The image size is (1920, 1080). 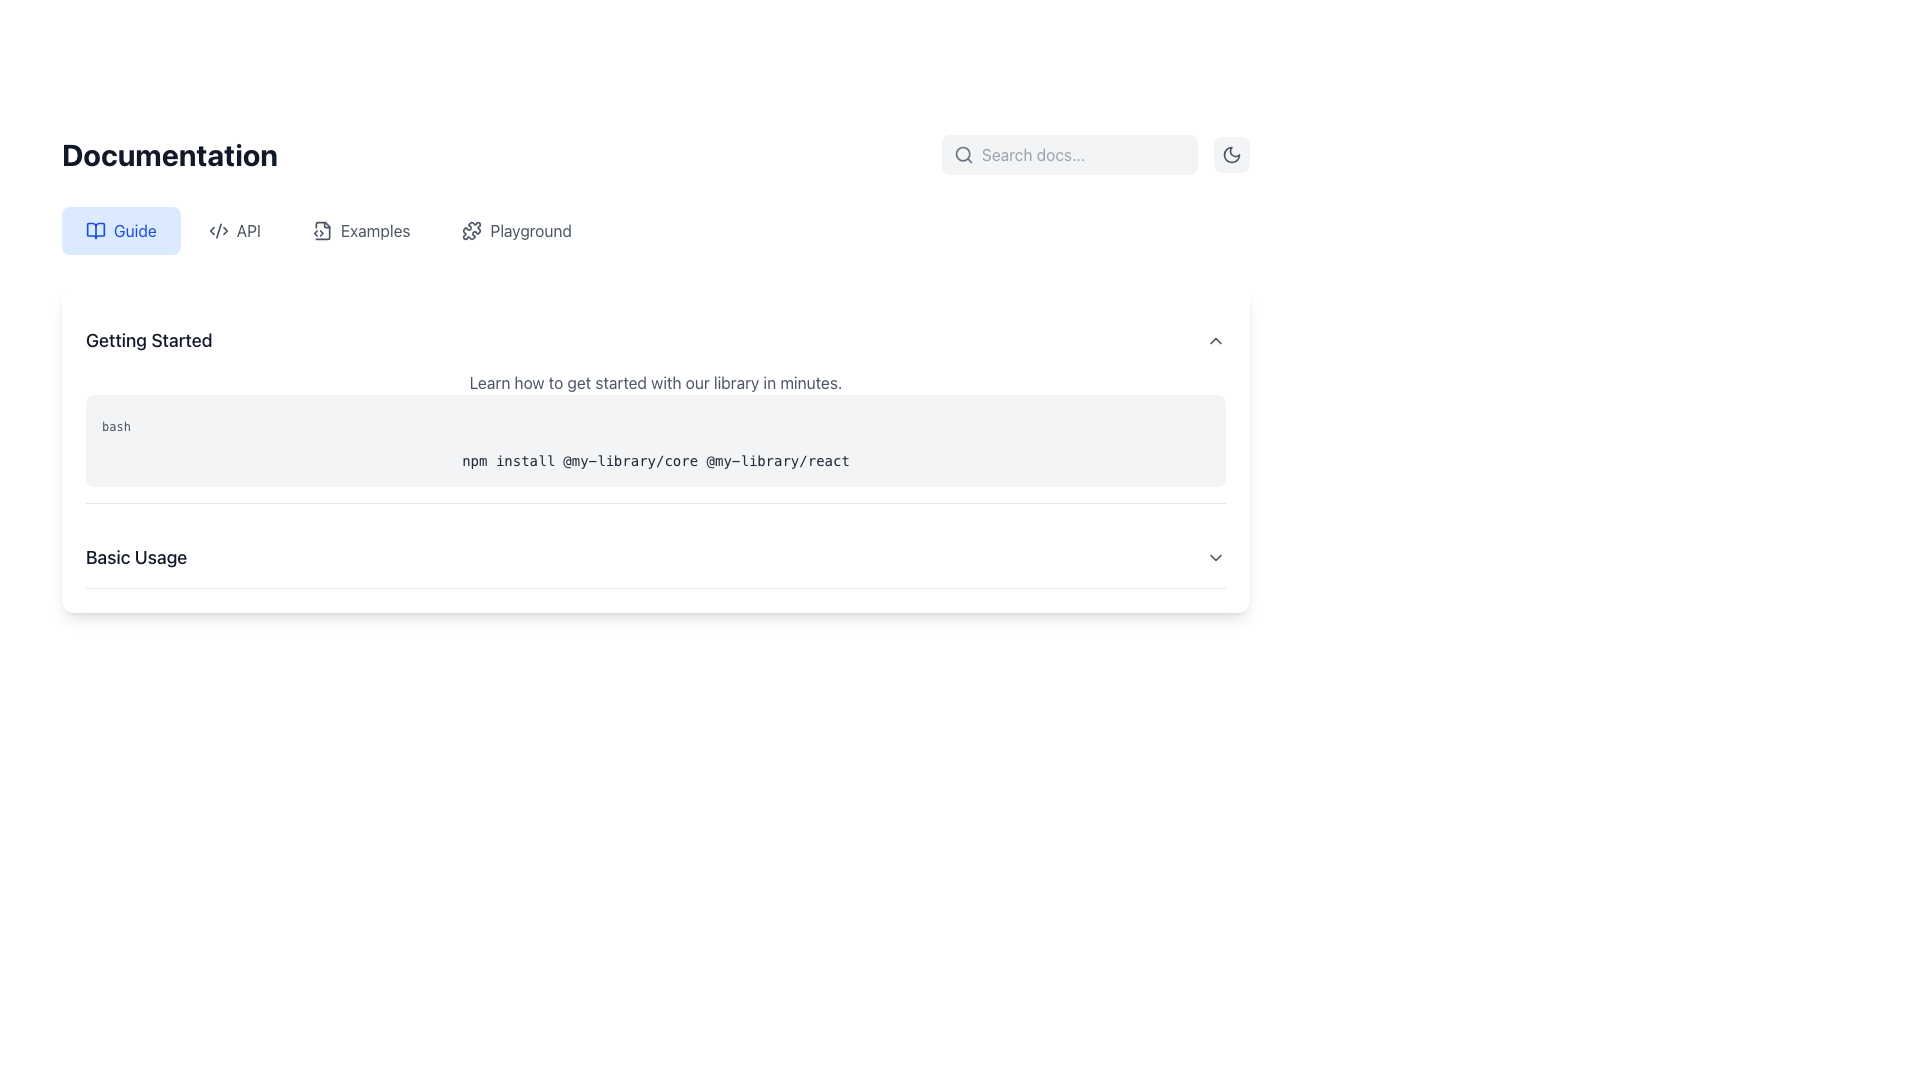 I want to click on the chevron icon located to the right of the 'Getting Started' text, so click(x=1214, y=339).